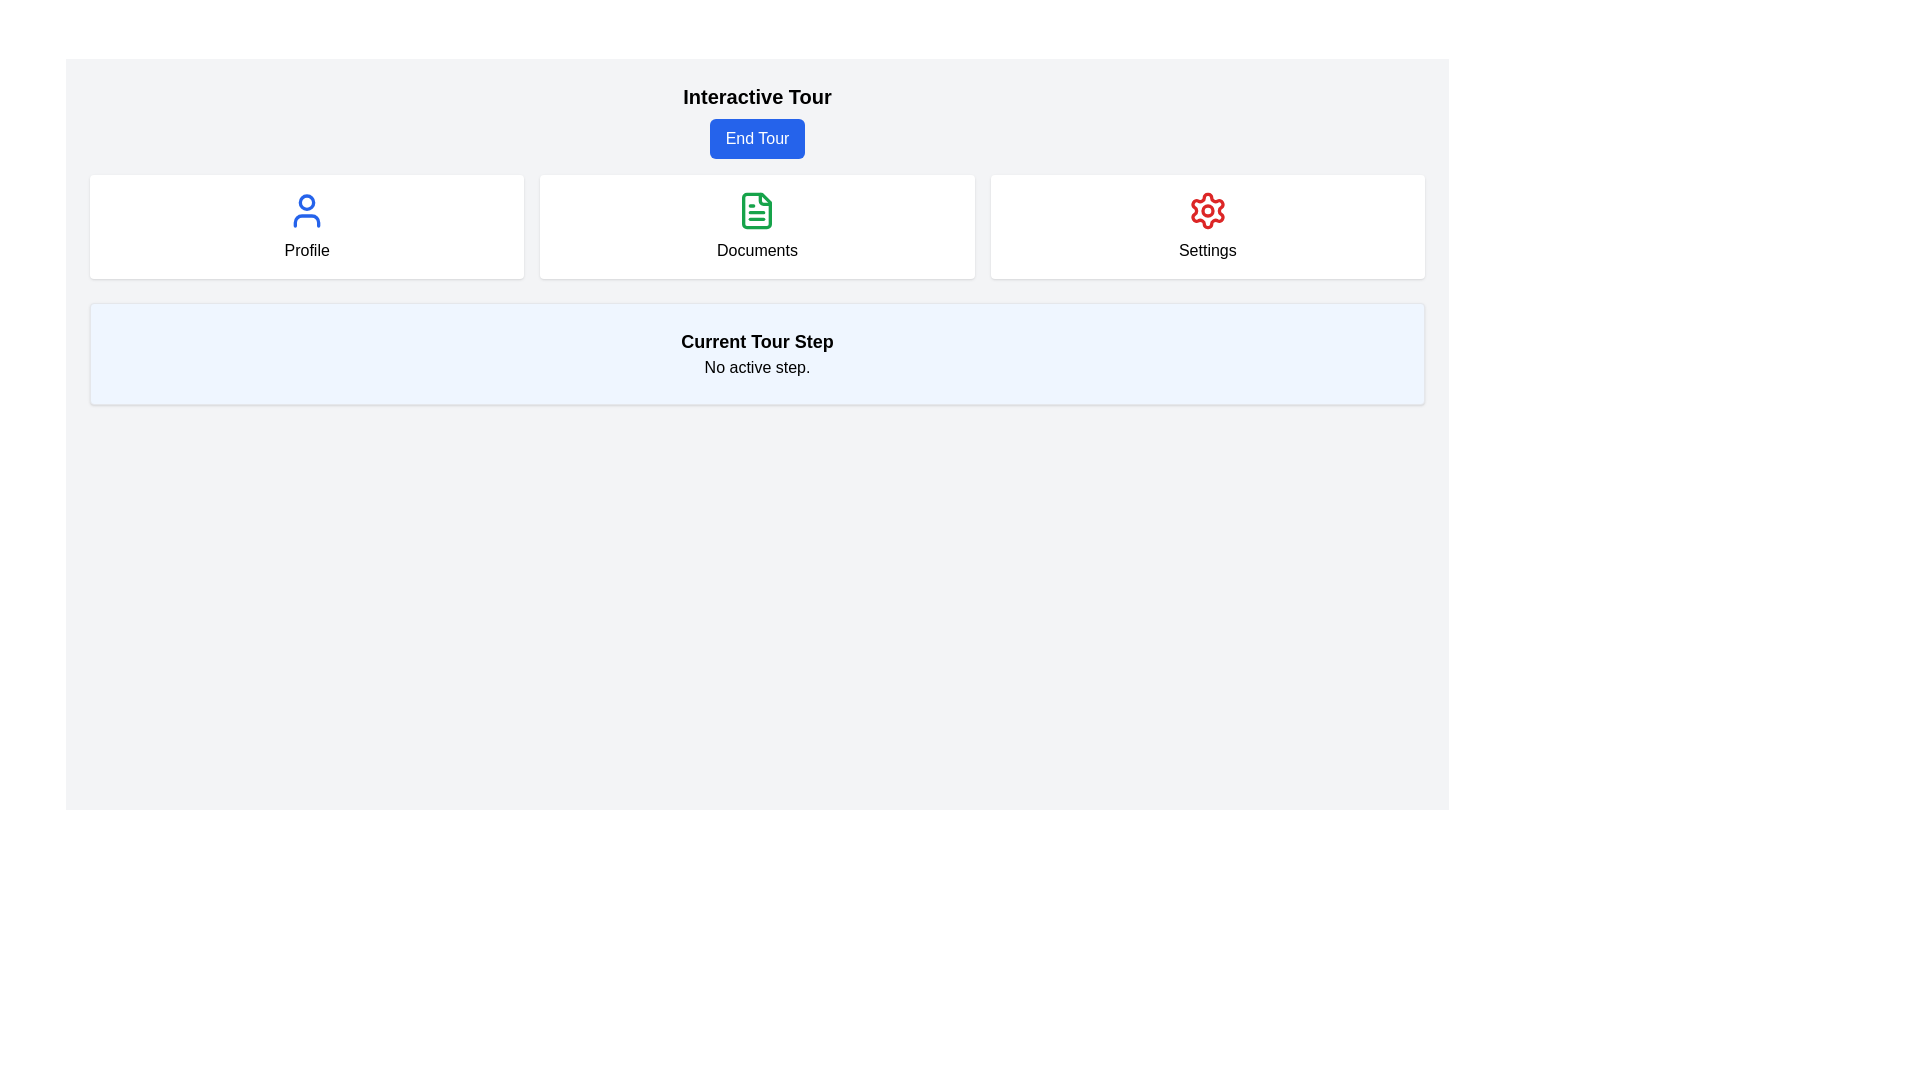  Describe the element at coordinates (756, 137) in the screenshot. I see `the 'End Tour' button, which is a rectangular button with rounded corners, blue background, and white text, located centrally near the top of the interface below 'Interactive Tour'` at that location.